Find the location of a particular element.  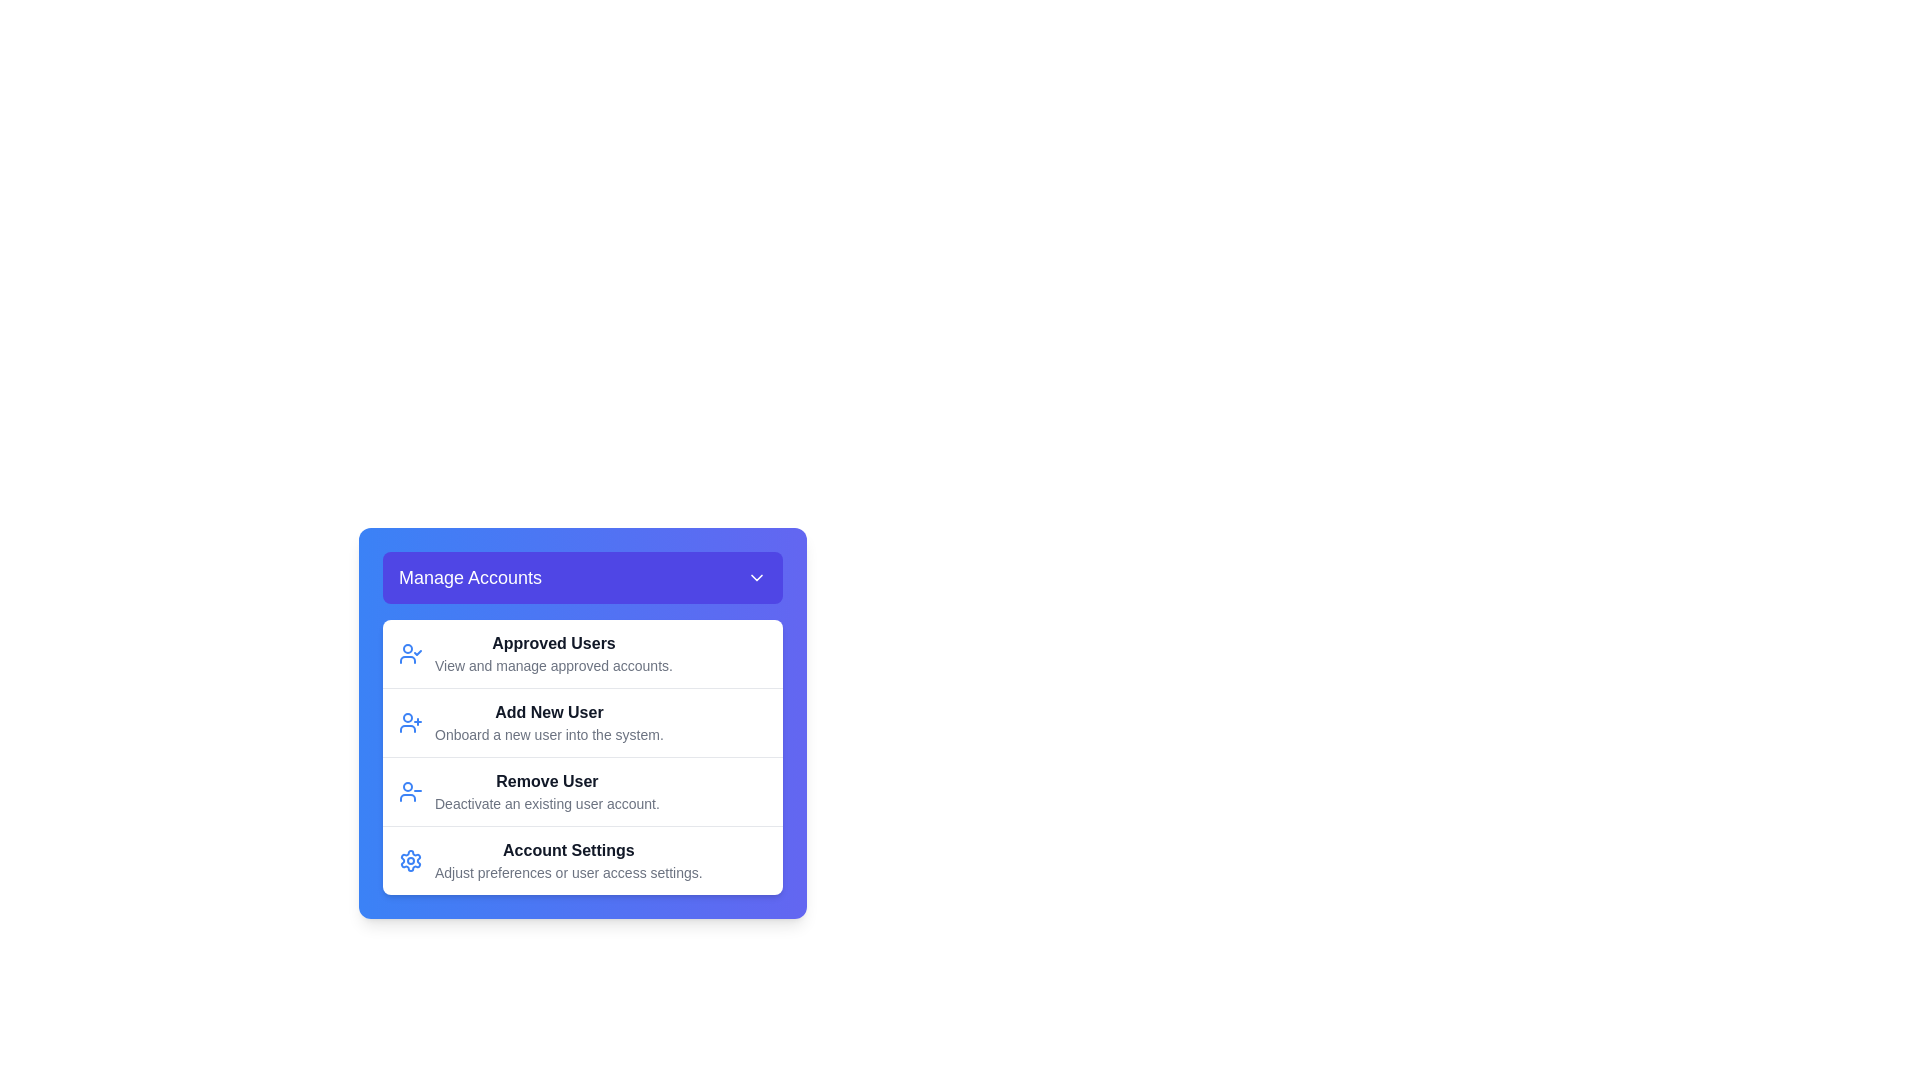

the small text component that reads 'Deactivate an existing user account.', which is located beneath the main title 'Remove User' is located at coordinates (547, 802).